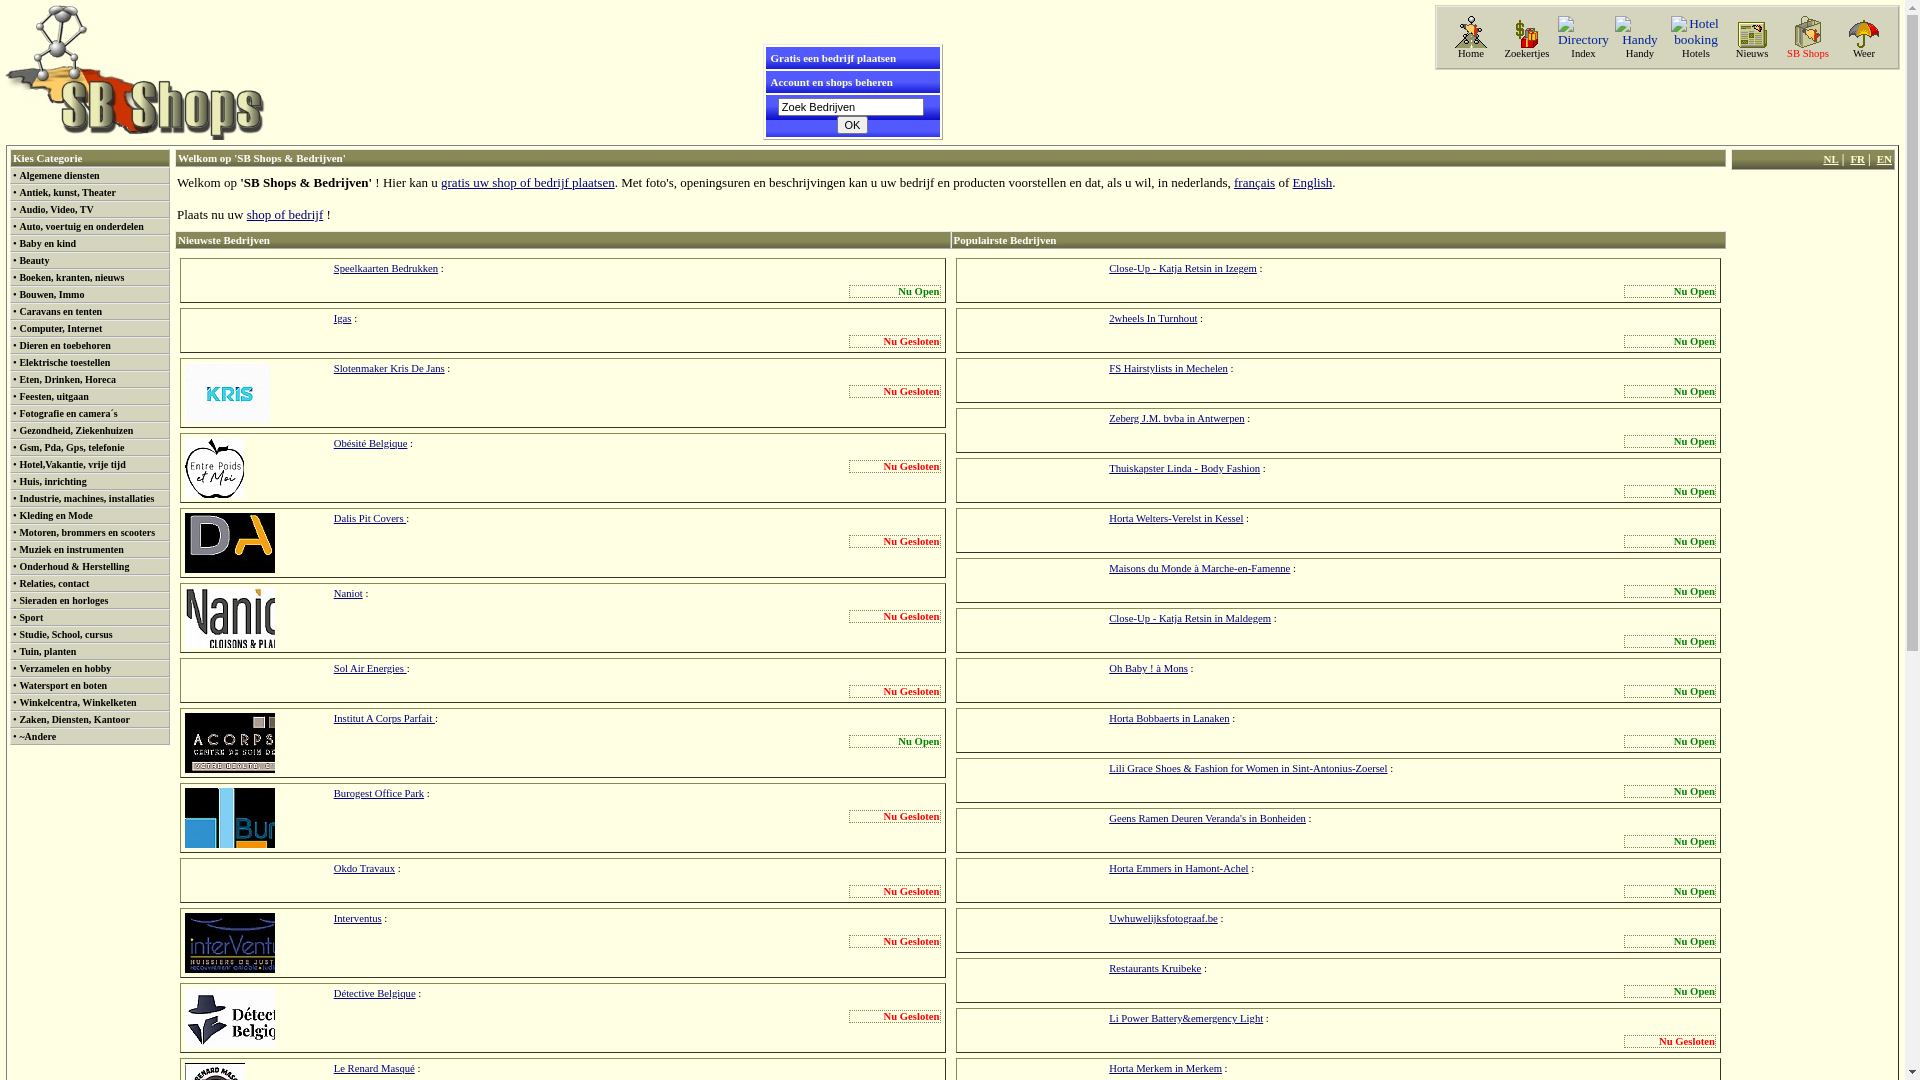 This screenshot has width=1920, height=1080. What do you see at coordinates (47, 651) in the screenshot?
I see `'Tuin, planten'` at bounding box center [47, 651].